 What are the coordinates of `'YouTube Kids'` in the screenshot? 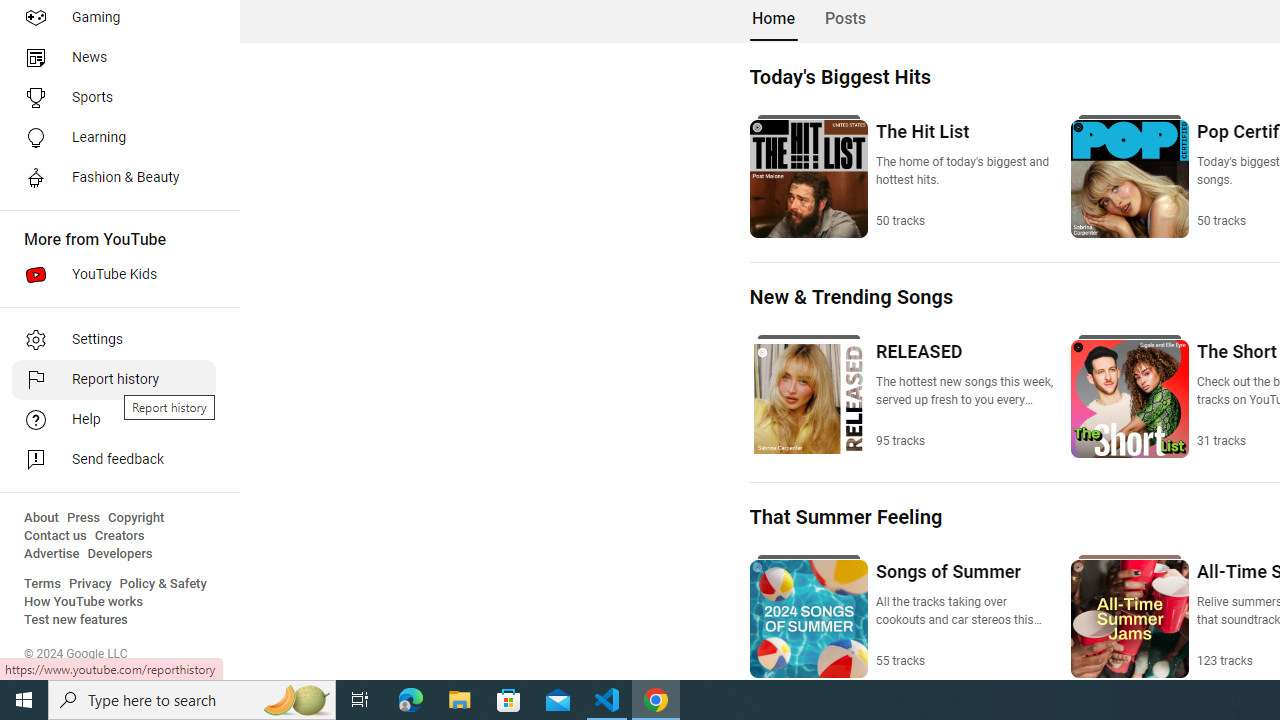 It's located at (112, 275).